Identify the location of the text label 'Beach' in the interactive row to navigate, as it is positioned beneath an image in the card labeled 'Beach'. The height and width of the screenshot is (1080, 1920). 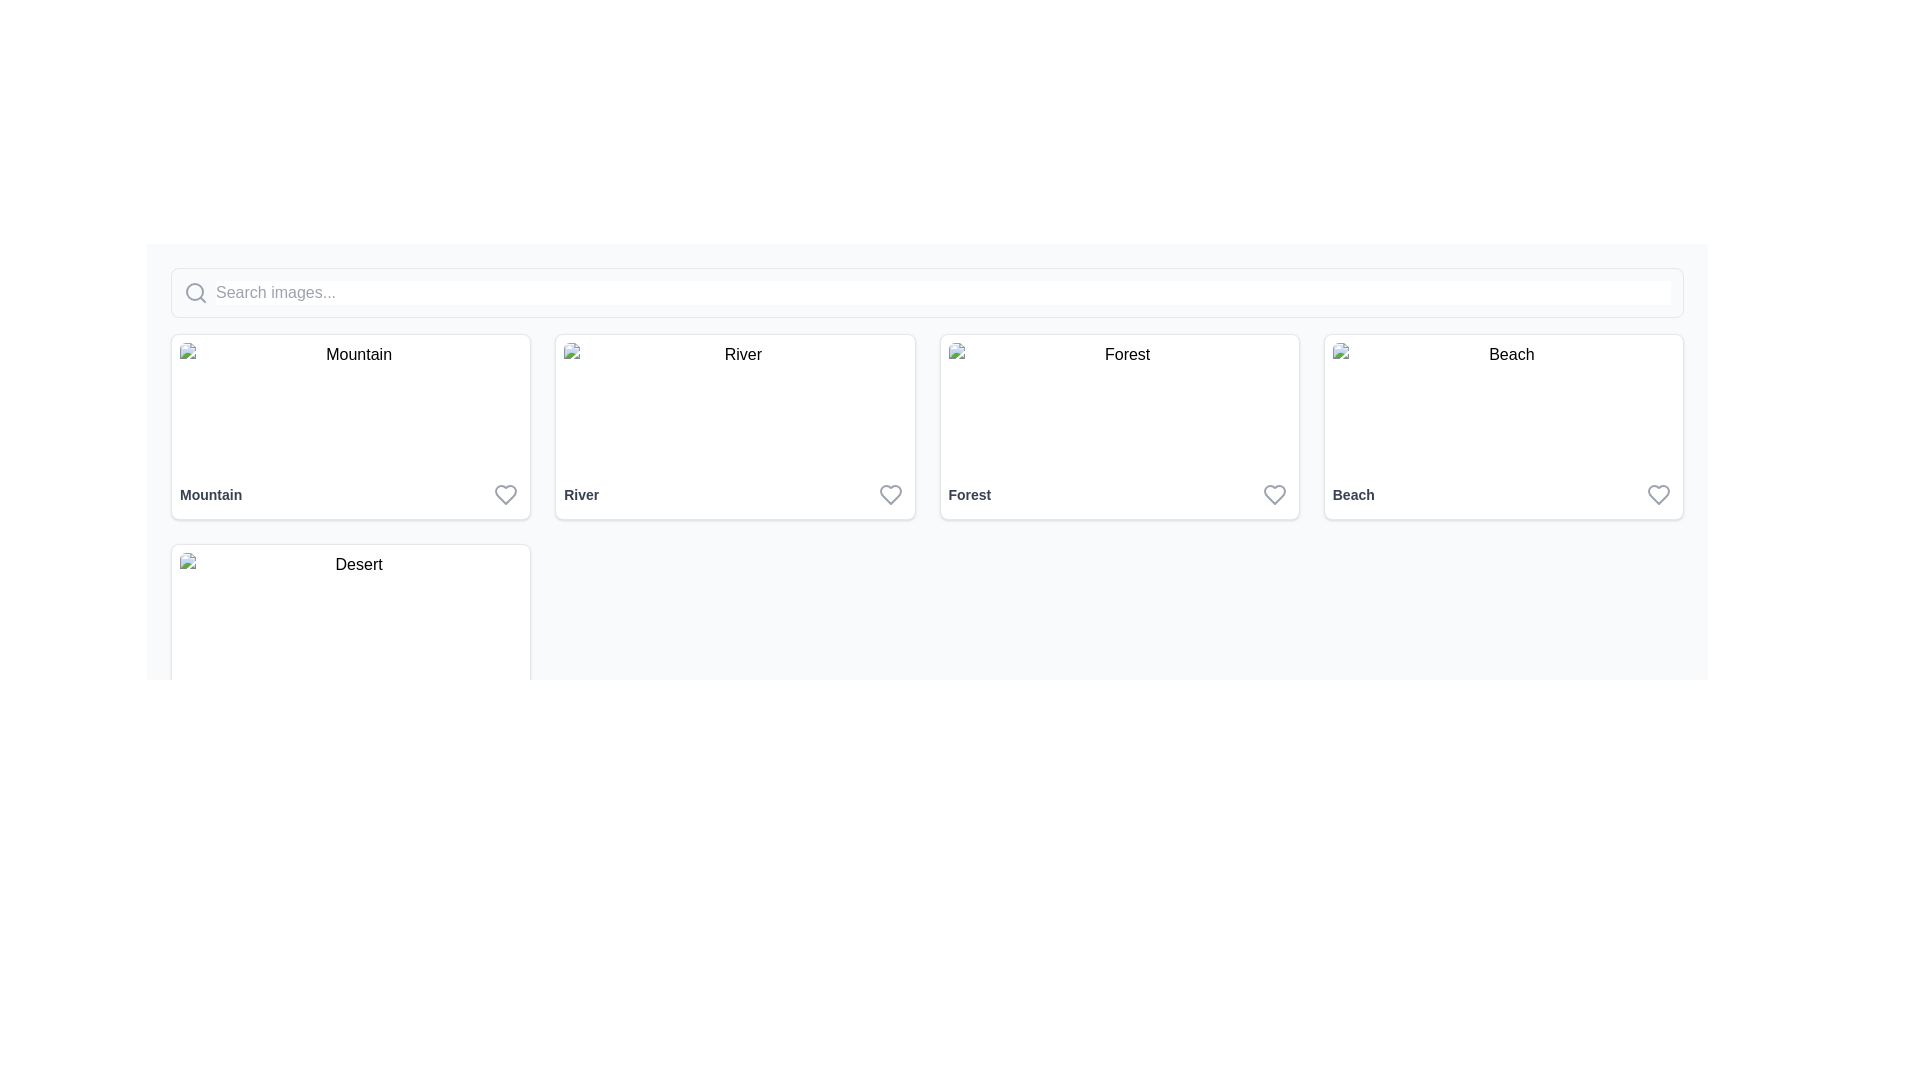
(1503, 494).